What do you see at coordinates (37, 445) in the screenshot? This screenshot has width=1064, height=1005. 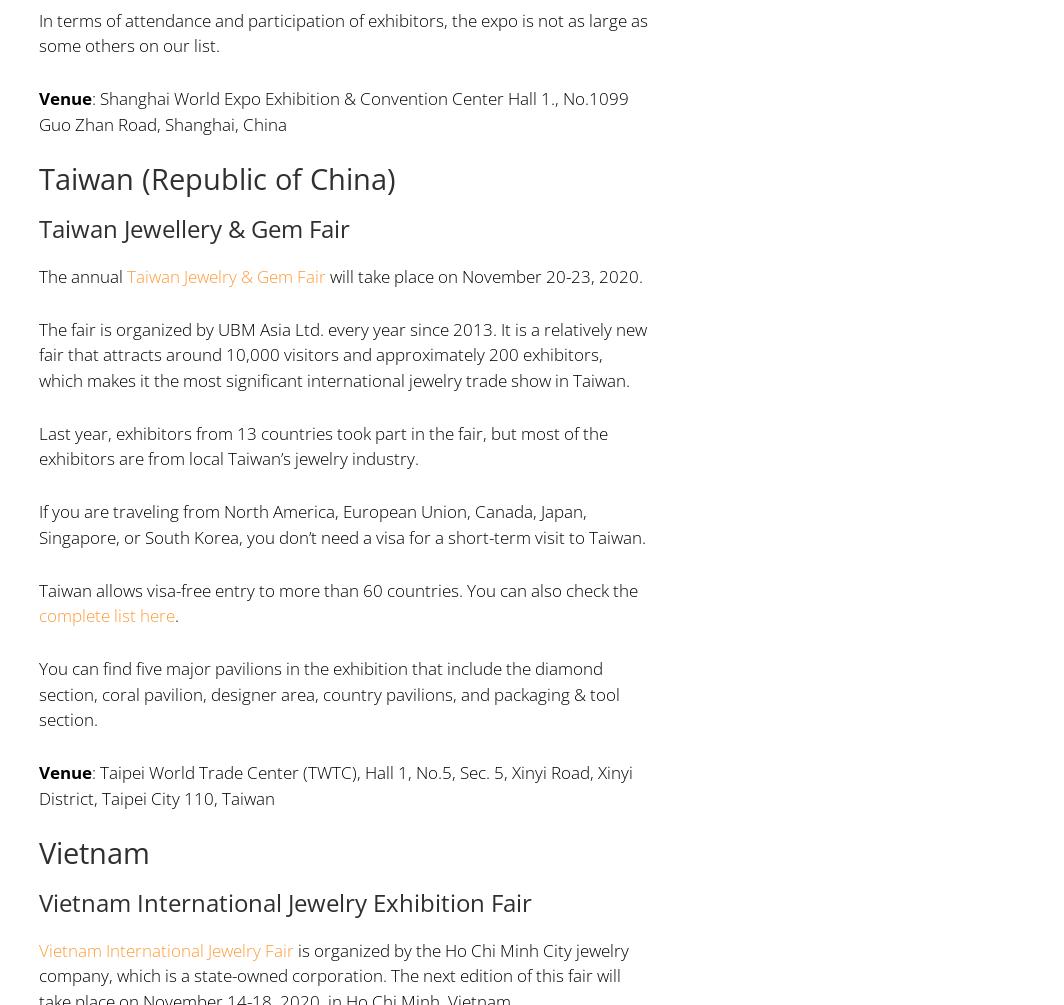 I see `'Last year, exhibitors from 13 countries took part in the fair, but most of the exhibitors are from local Taiwan’s jewelry industry.'` at bounding box center [37, 445].